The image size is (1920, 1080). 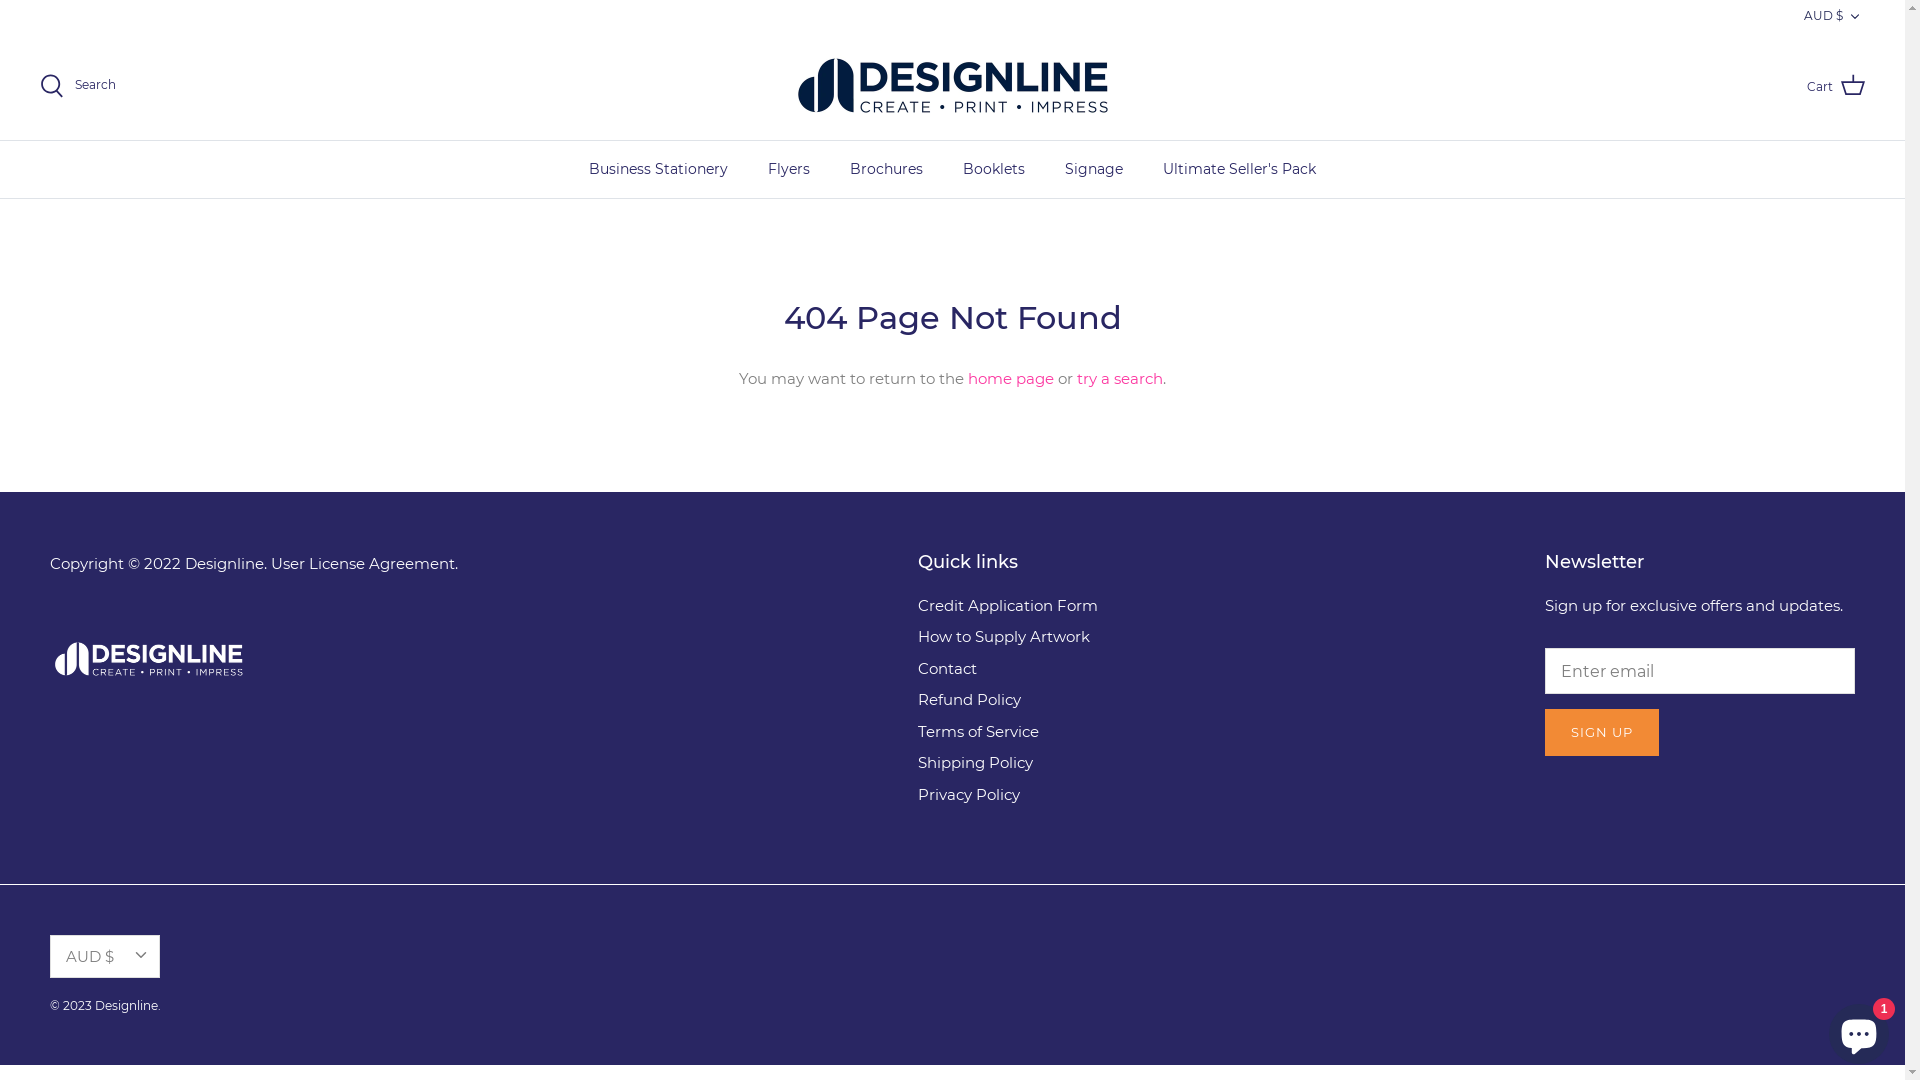 What do you see at coordinates (952, 85) in the screenshot?
I see `'Designline'` at bounding box center [952, 85].